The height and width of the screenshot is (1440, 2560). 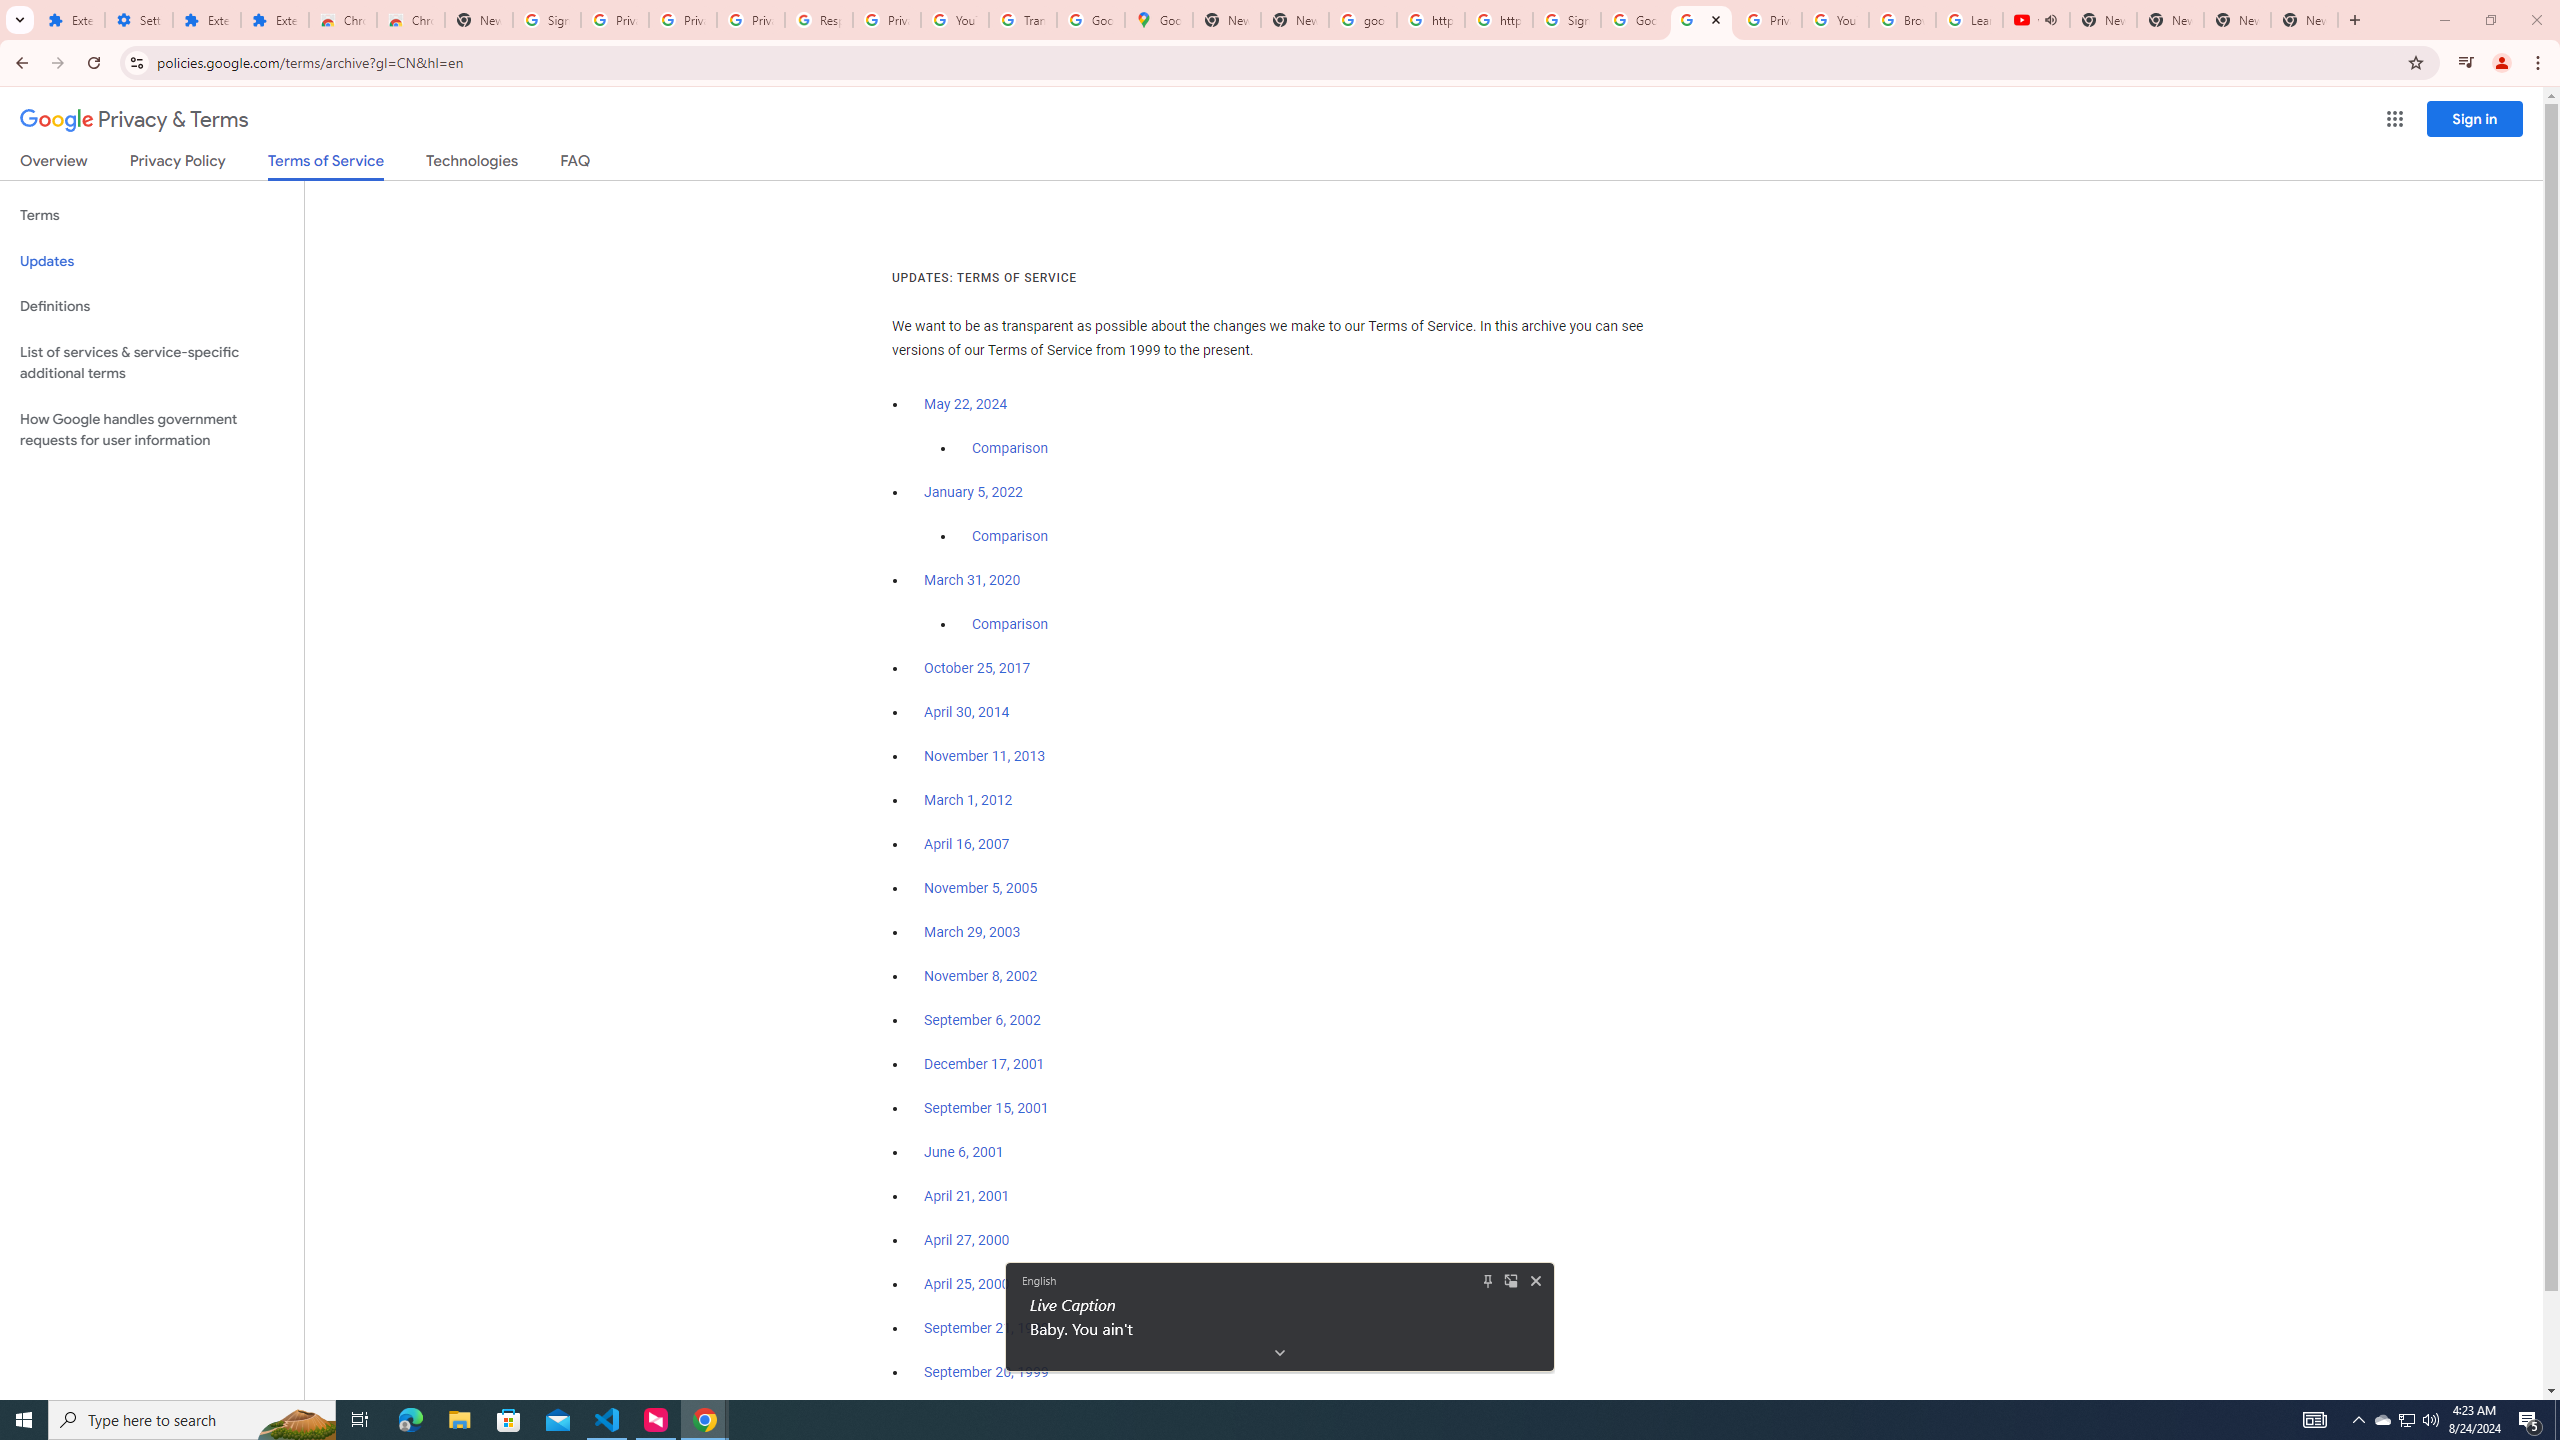 I want to click on 'June 6, 2001', so click(x=962, y=1152).